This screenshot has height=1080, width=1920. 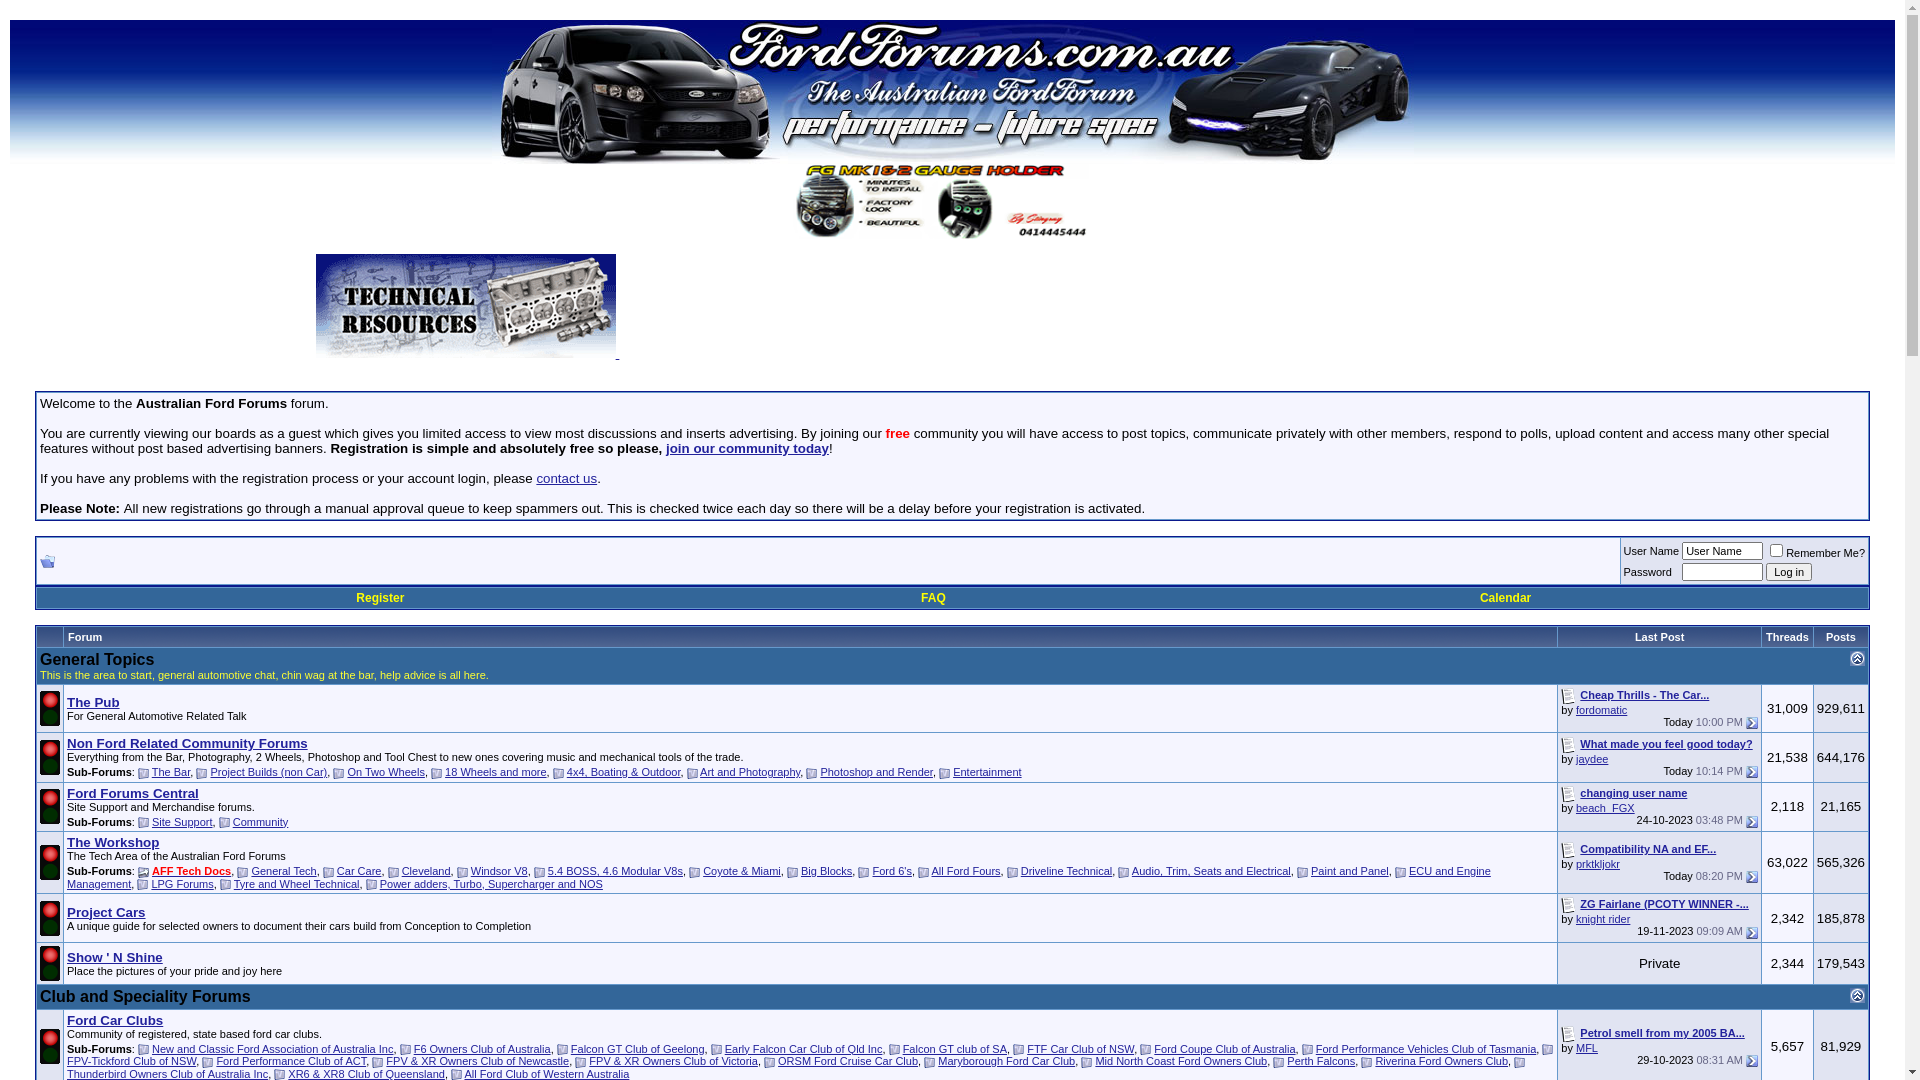 What do you see at coordinates (495, 770) in the screenshot?
I see `'18 Wheels and more'` at bounding box center [495, 770].